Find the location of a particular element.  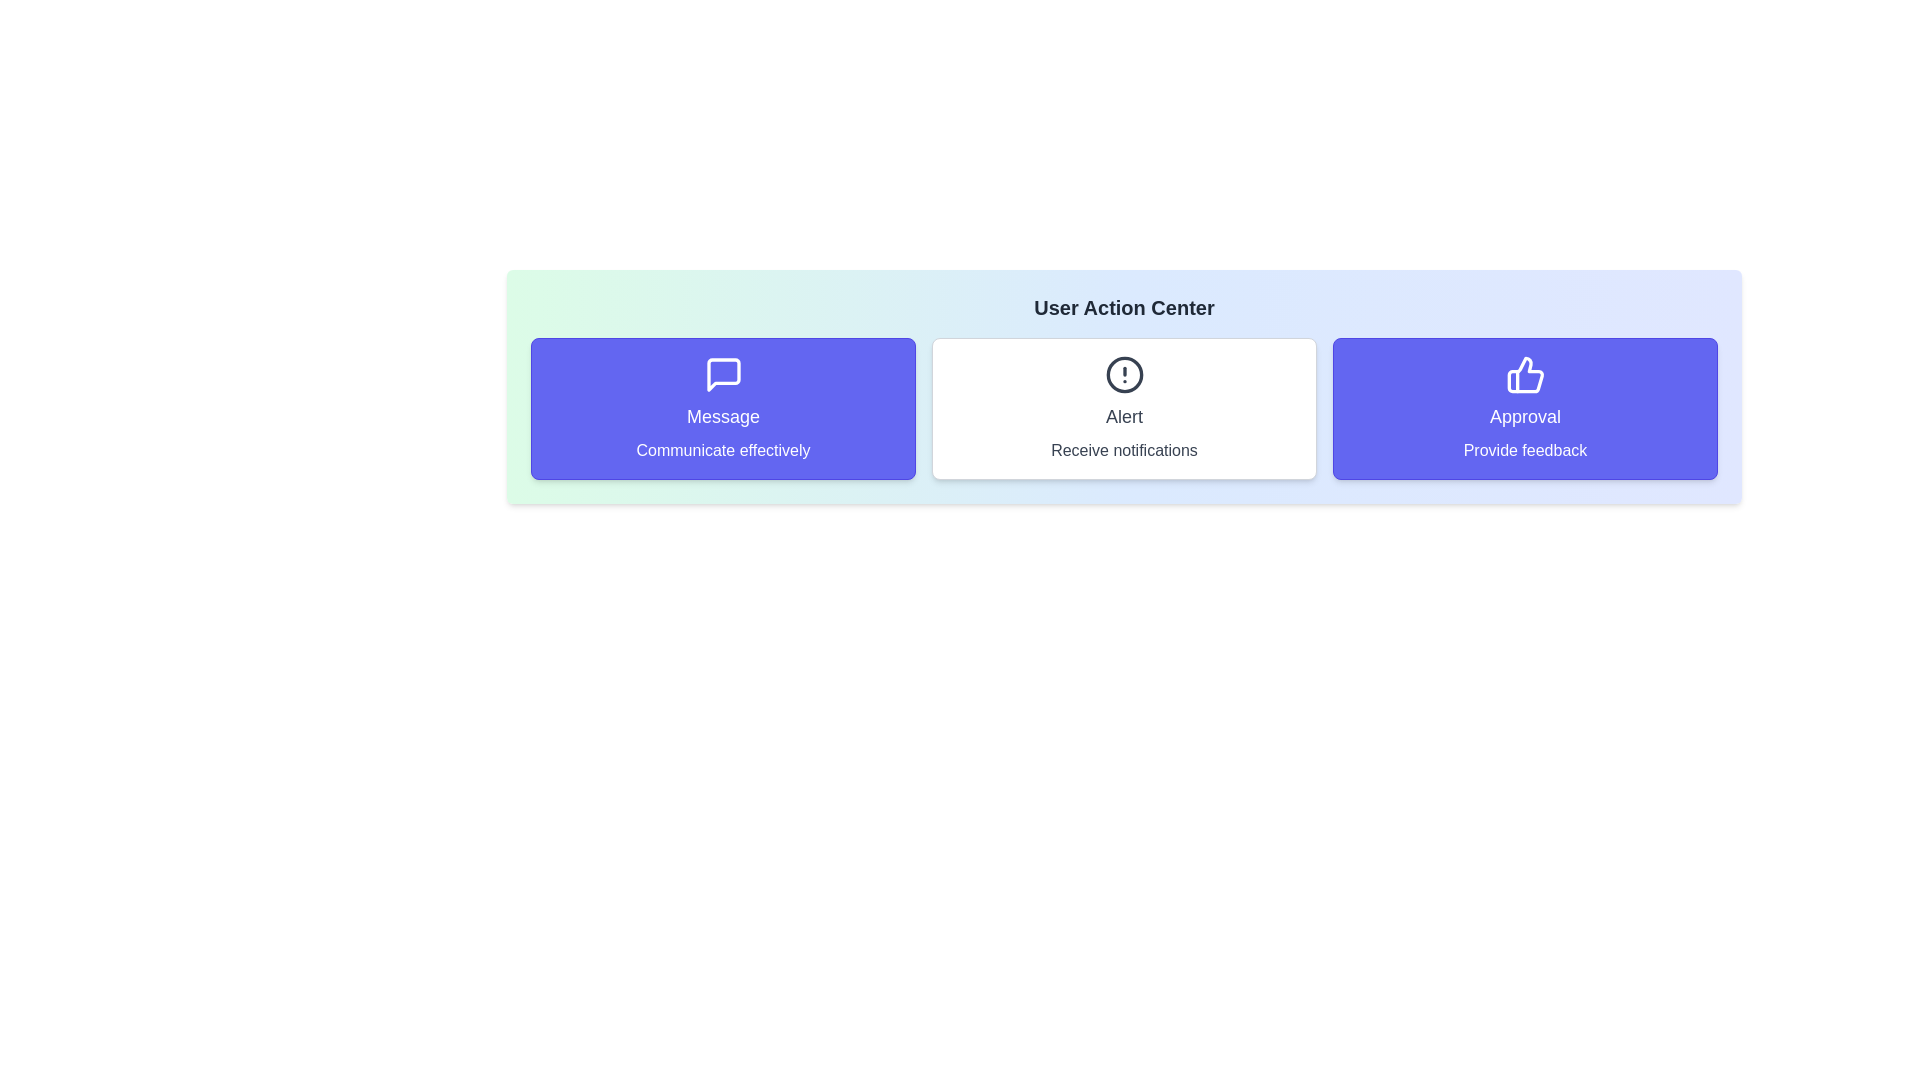

the action card corresponding to Alert is located at coordinates (1124, 407).